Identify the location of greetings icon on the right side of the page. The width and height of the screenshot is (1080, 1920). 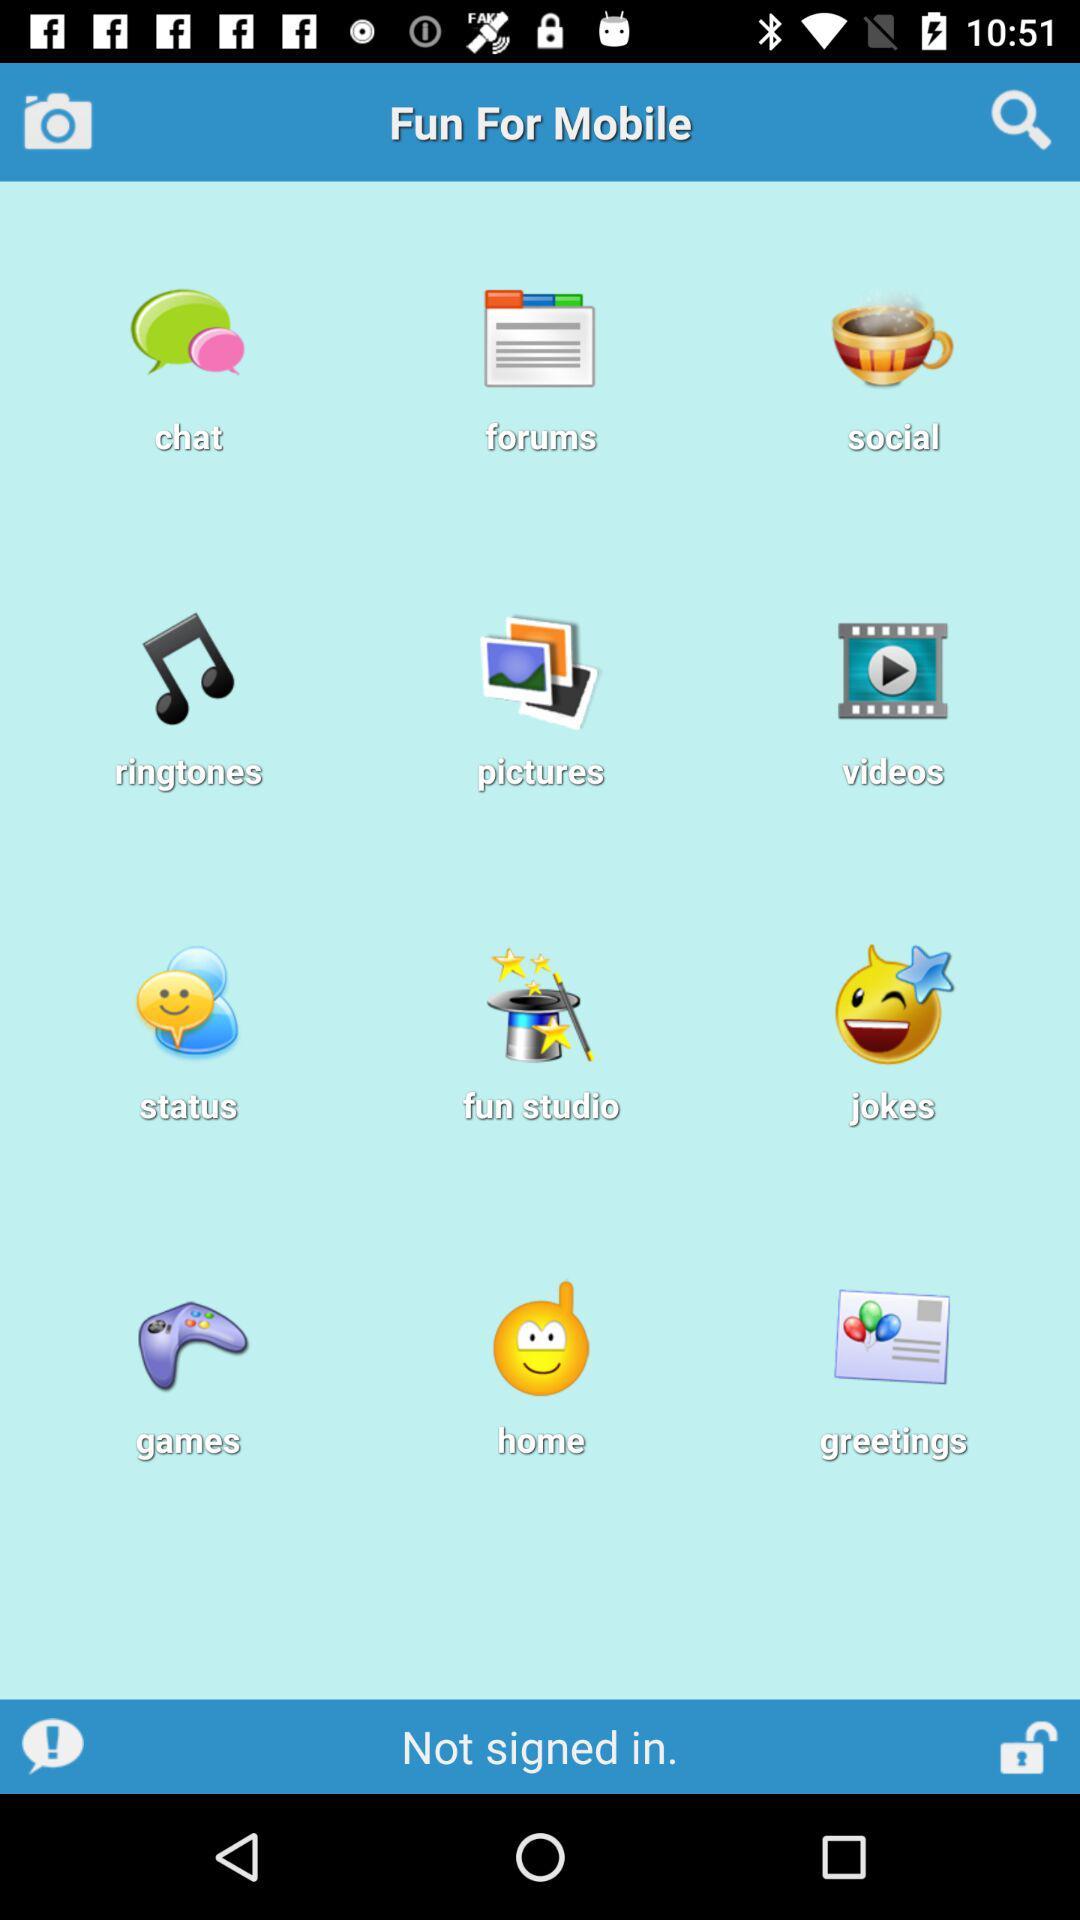
(892, 1339).